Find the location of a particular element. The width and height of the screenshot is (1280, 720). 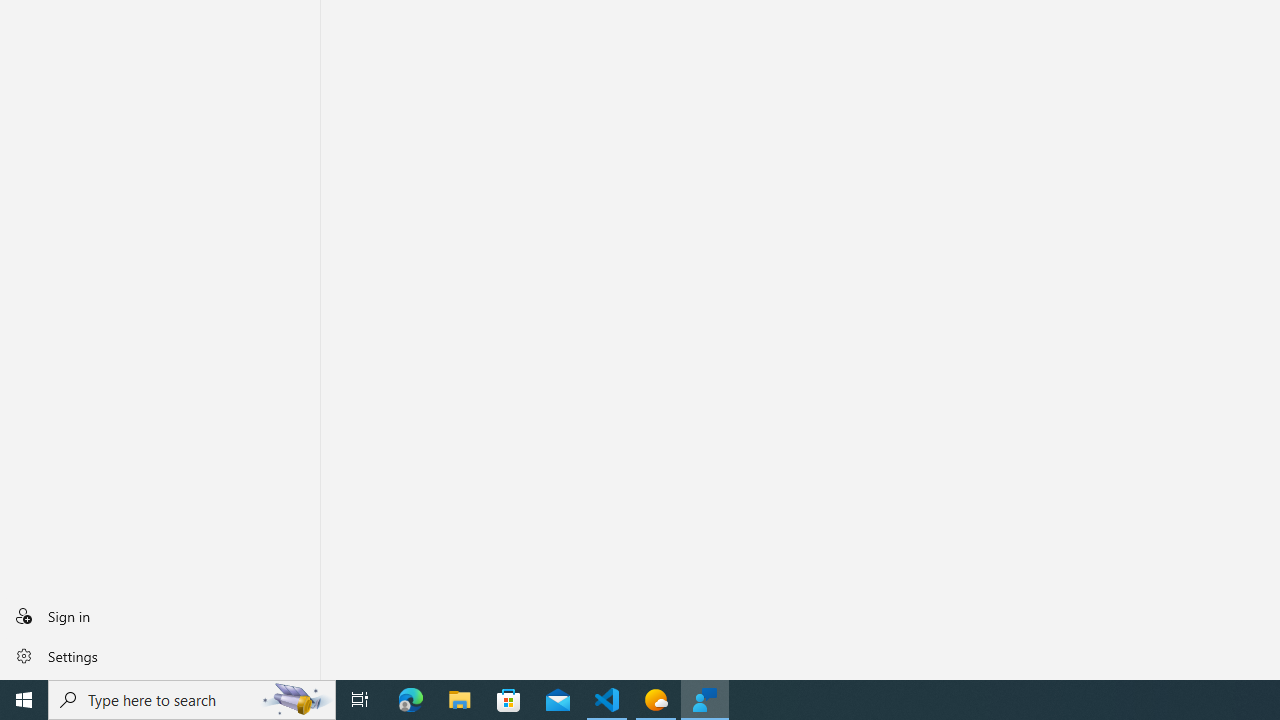

'Start' is located at coordinates (24, 698).